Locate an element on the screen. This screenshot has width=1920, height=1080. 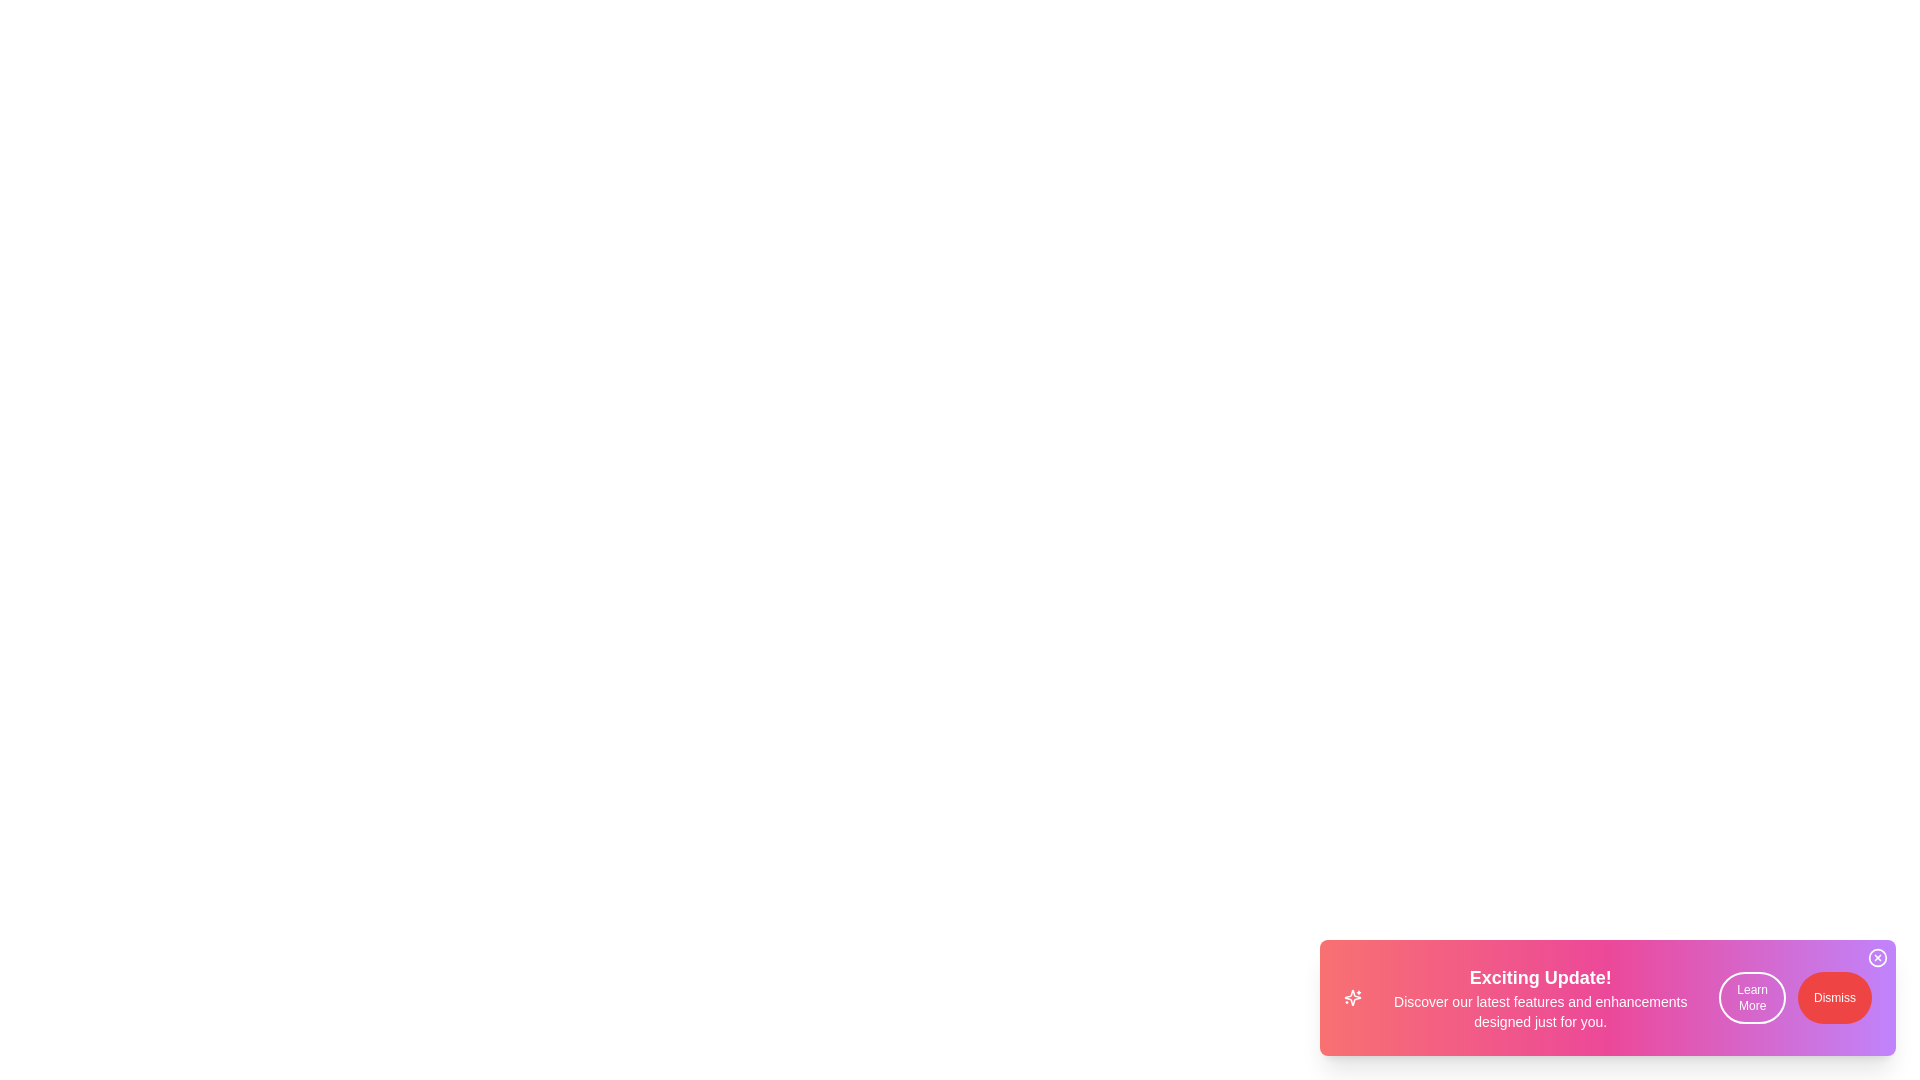
the text content of the VibrantSnackbar component is located at coordinates (1376, 963).